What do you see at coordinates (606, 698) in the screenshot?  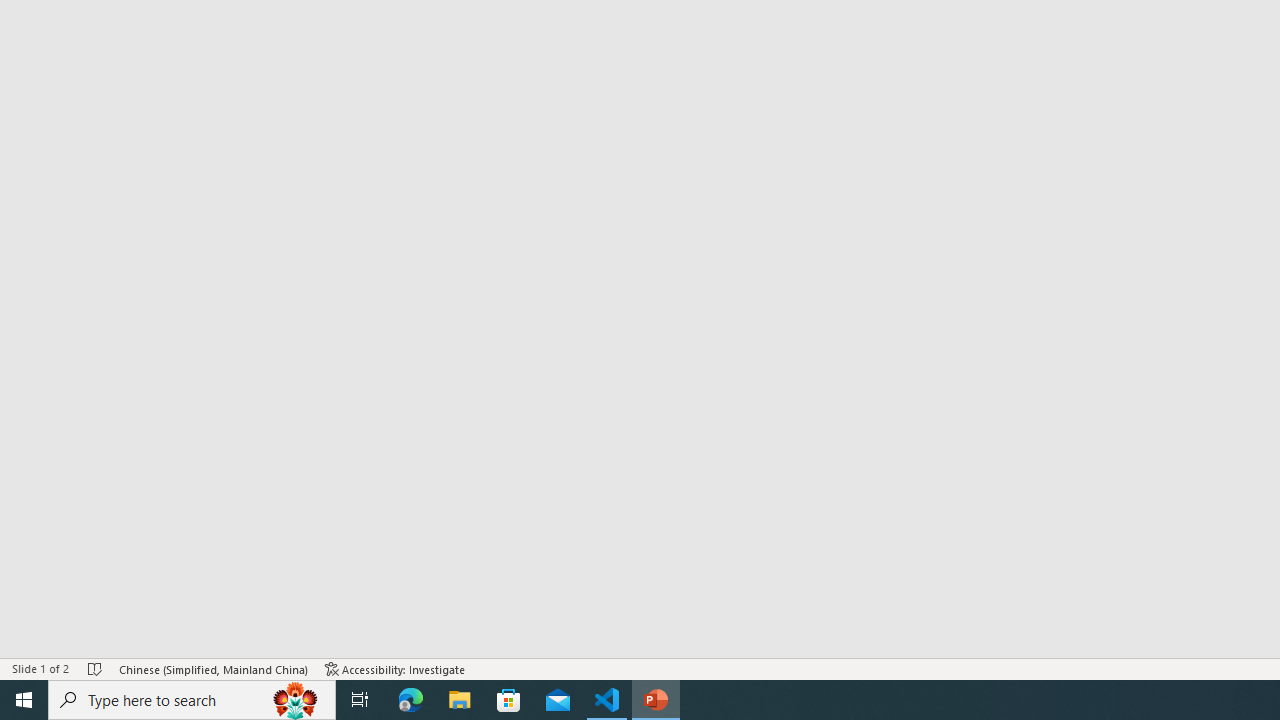 I see `'Visual Studio Code - 1 running window'` at bounding box center [606, 698].